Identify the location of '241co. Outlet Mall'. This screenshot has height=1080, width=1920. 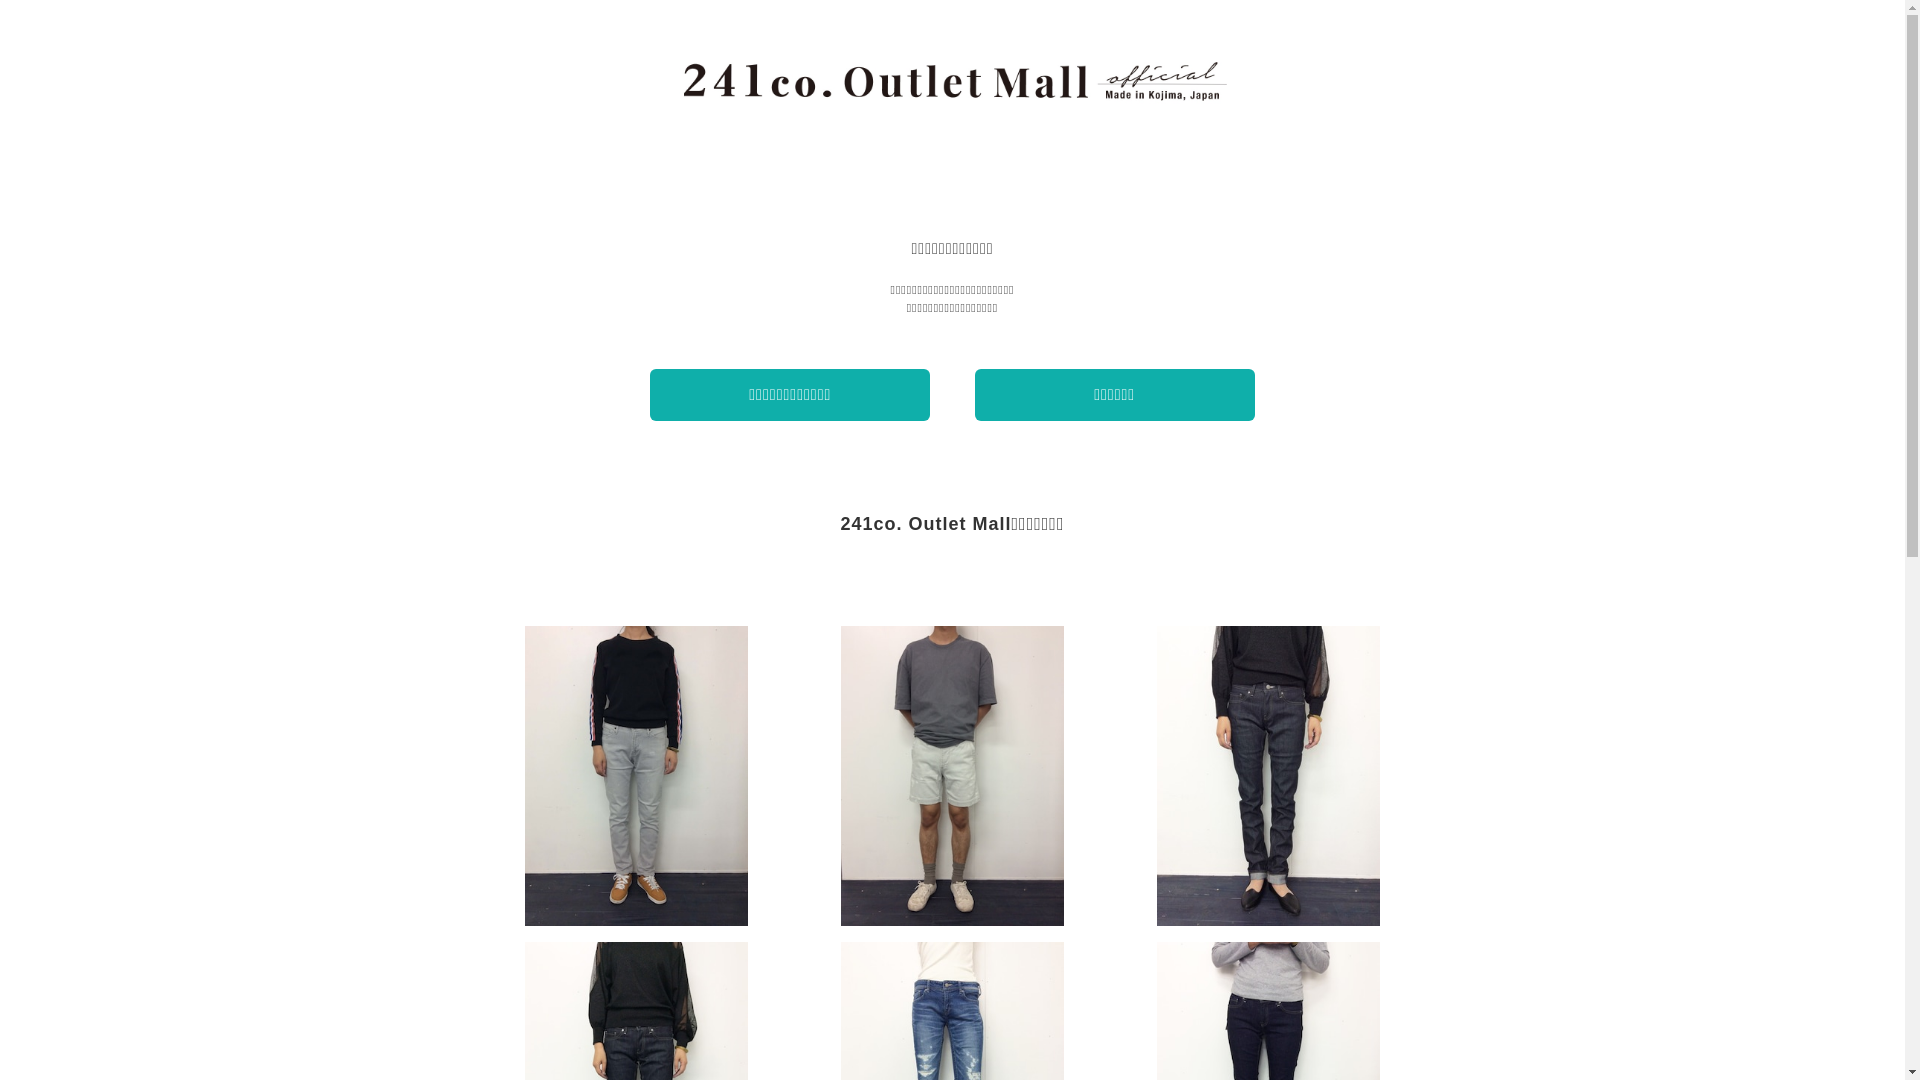
(952, 80).